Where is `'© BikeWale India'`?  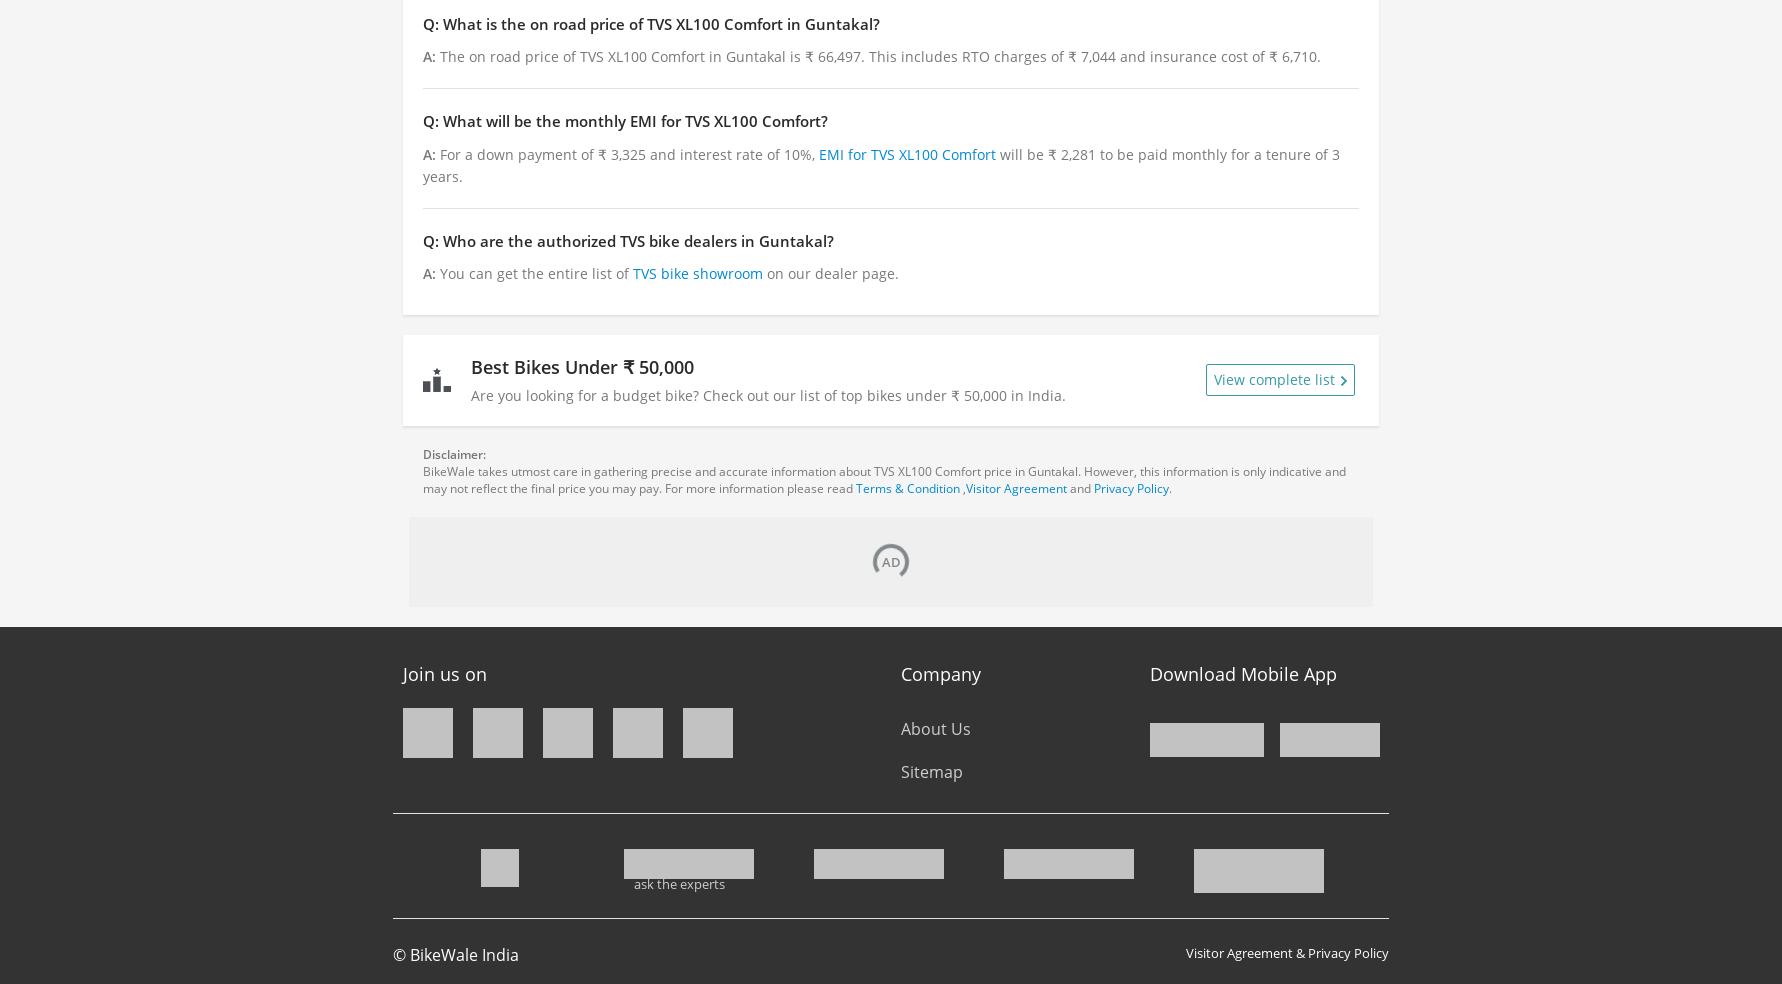
'© BikeWale India' is located at coordinates (392, 954).